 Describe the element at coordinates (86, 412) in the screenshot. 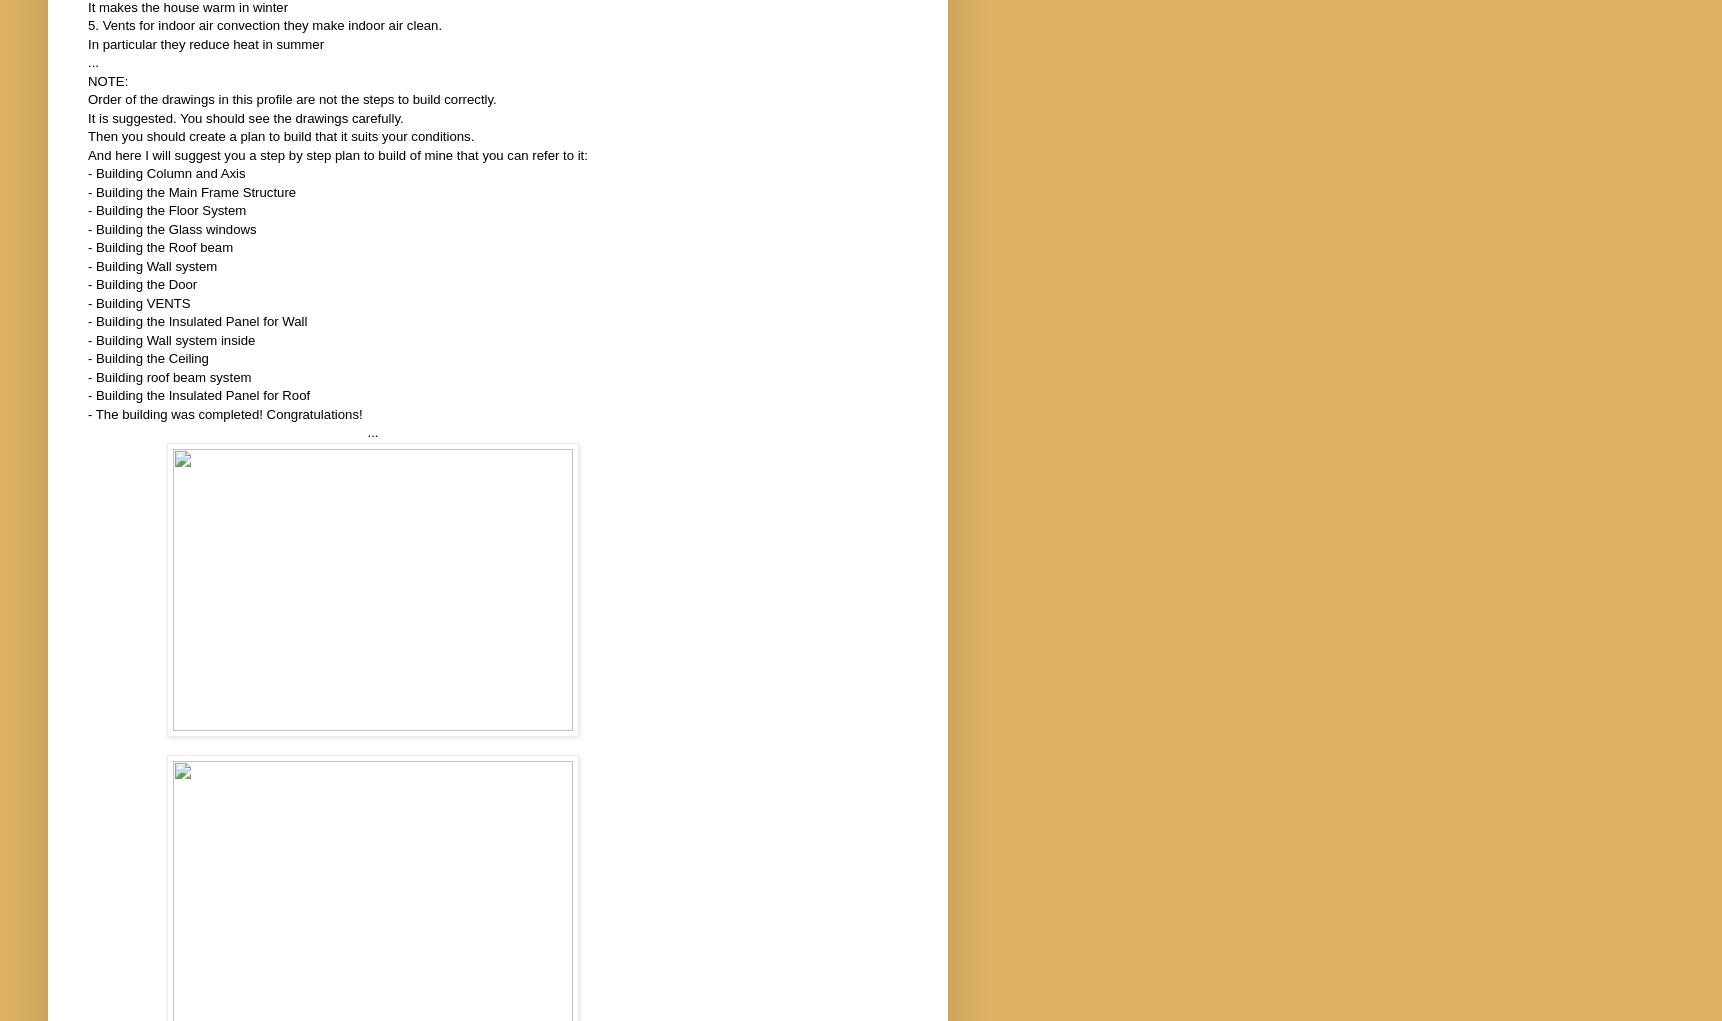

I see `'- The building was completed! Congratulations!'` at that location.